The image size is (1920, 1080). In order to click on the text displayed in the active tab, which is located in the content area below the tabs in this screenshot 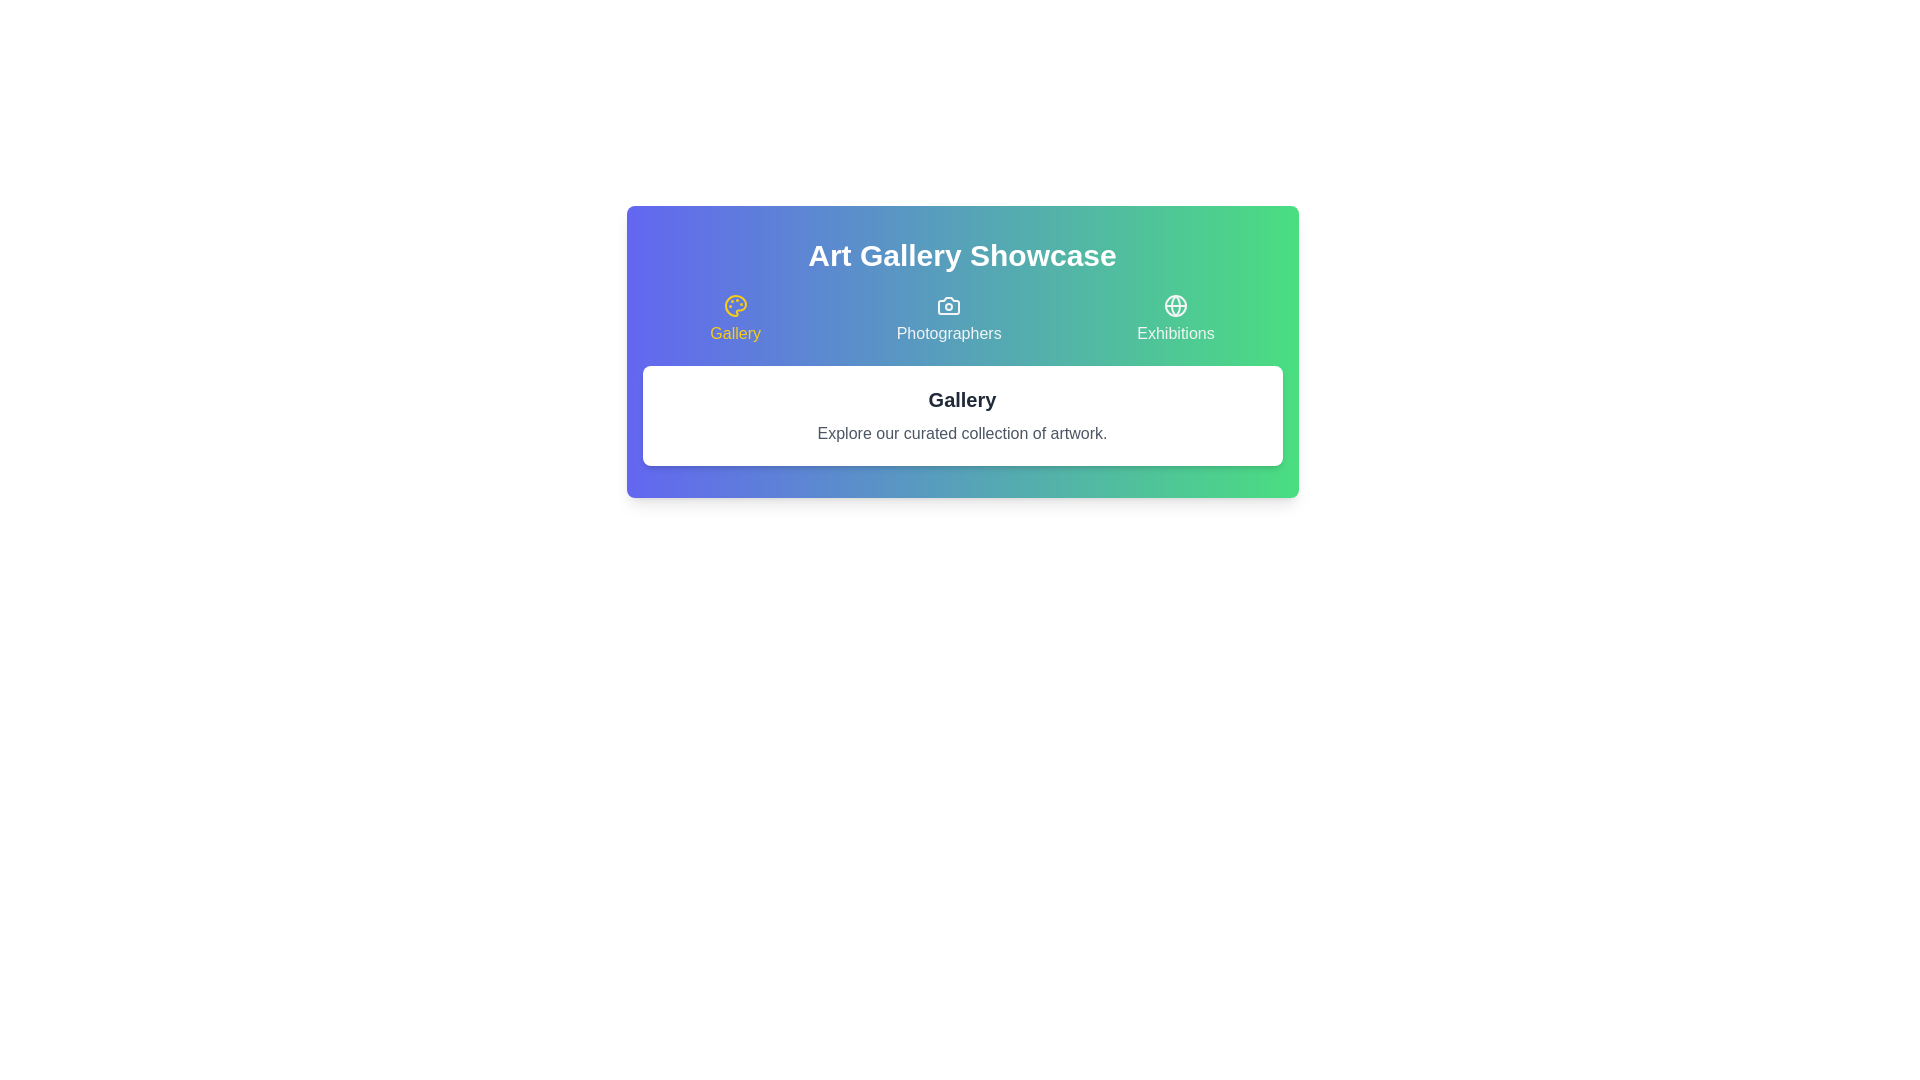, I will do `click(962, 415)`.